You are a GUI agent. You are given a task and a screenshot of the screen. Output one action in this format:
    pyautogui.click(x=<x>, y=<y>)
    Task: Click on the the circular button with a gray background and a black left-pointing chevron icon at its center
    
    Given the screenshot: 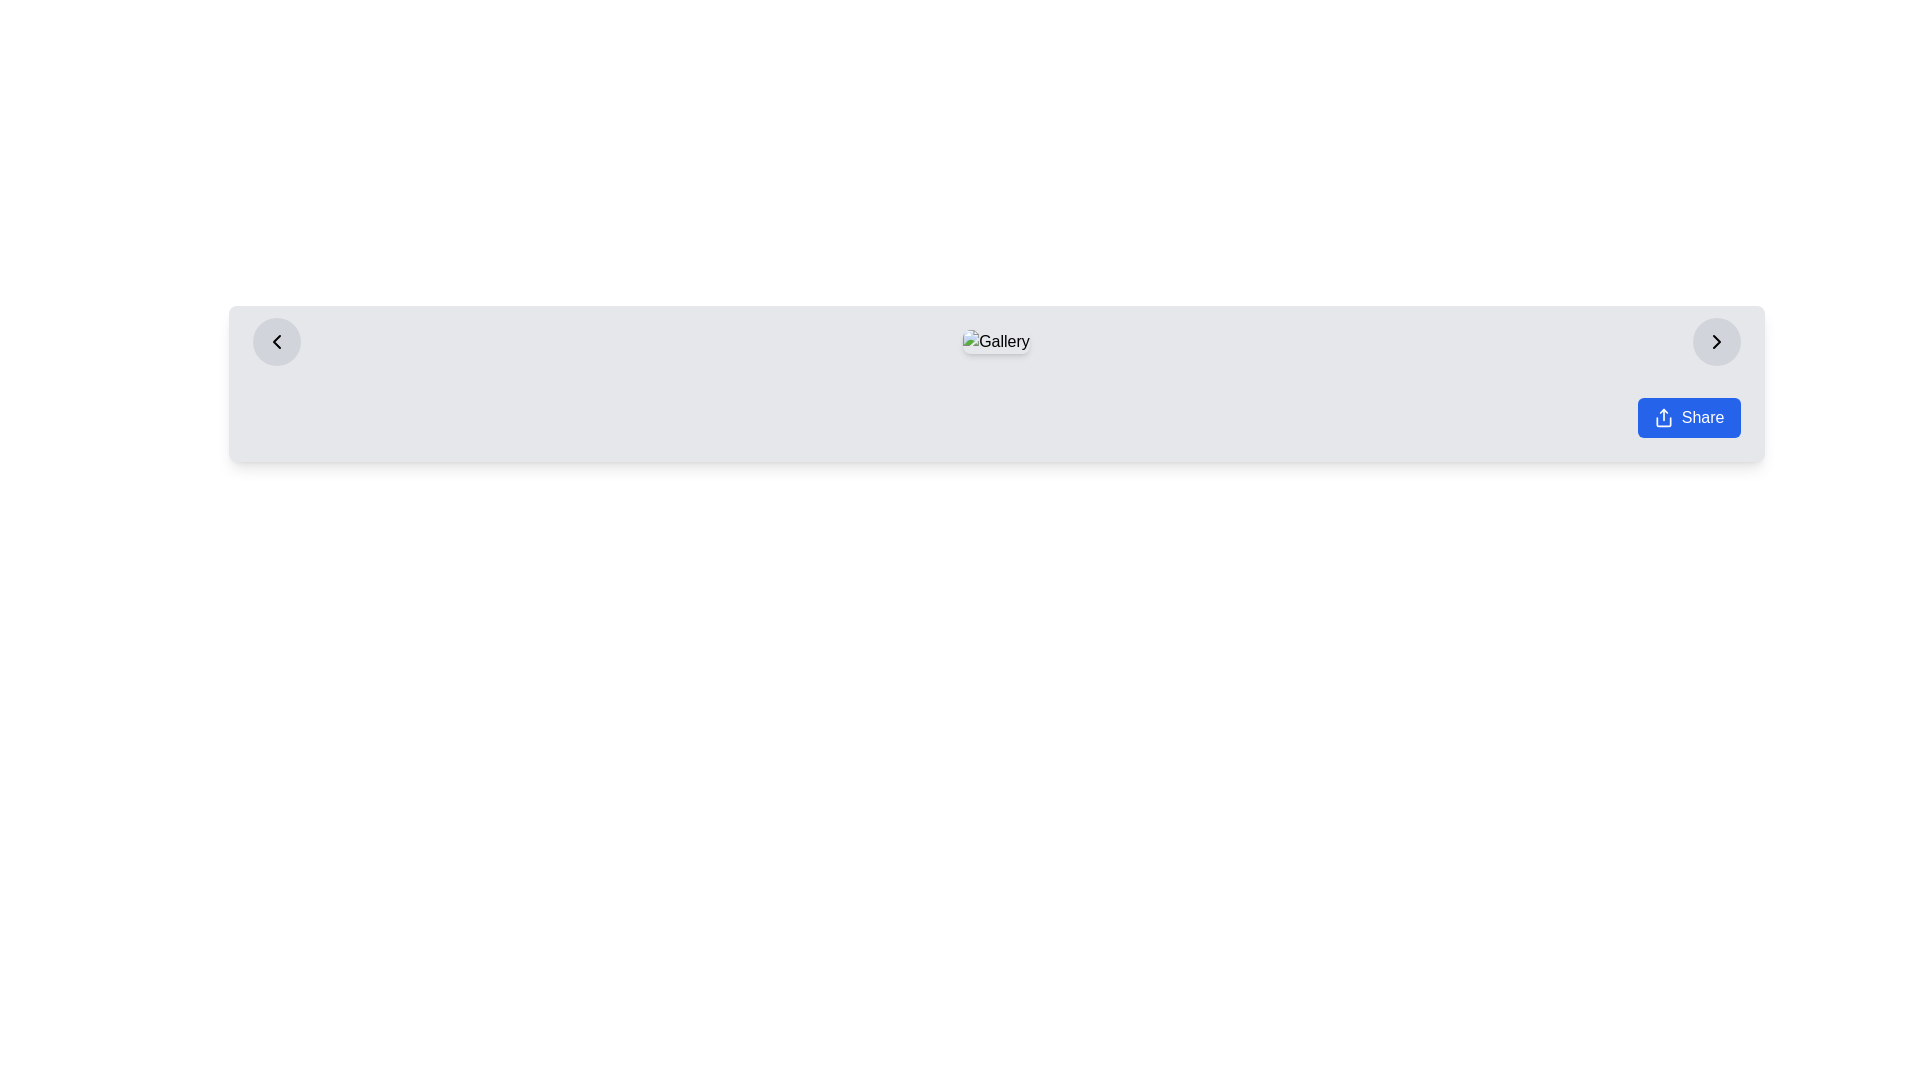 What is the action you would take?
    pyautogui.click(x=275, y=341)
    